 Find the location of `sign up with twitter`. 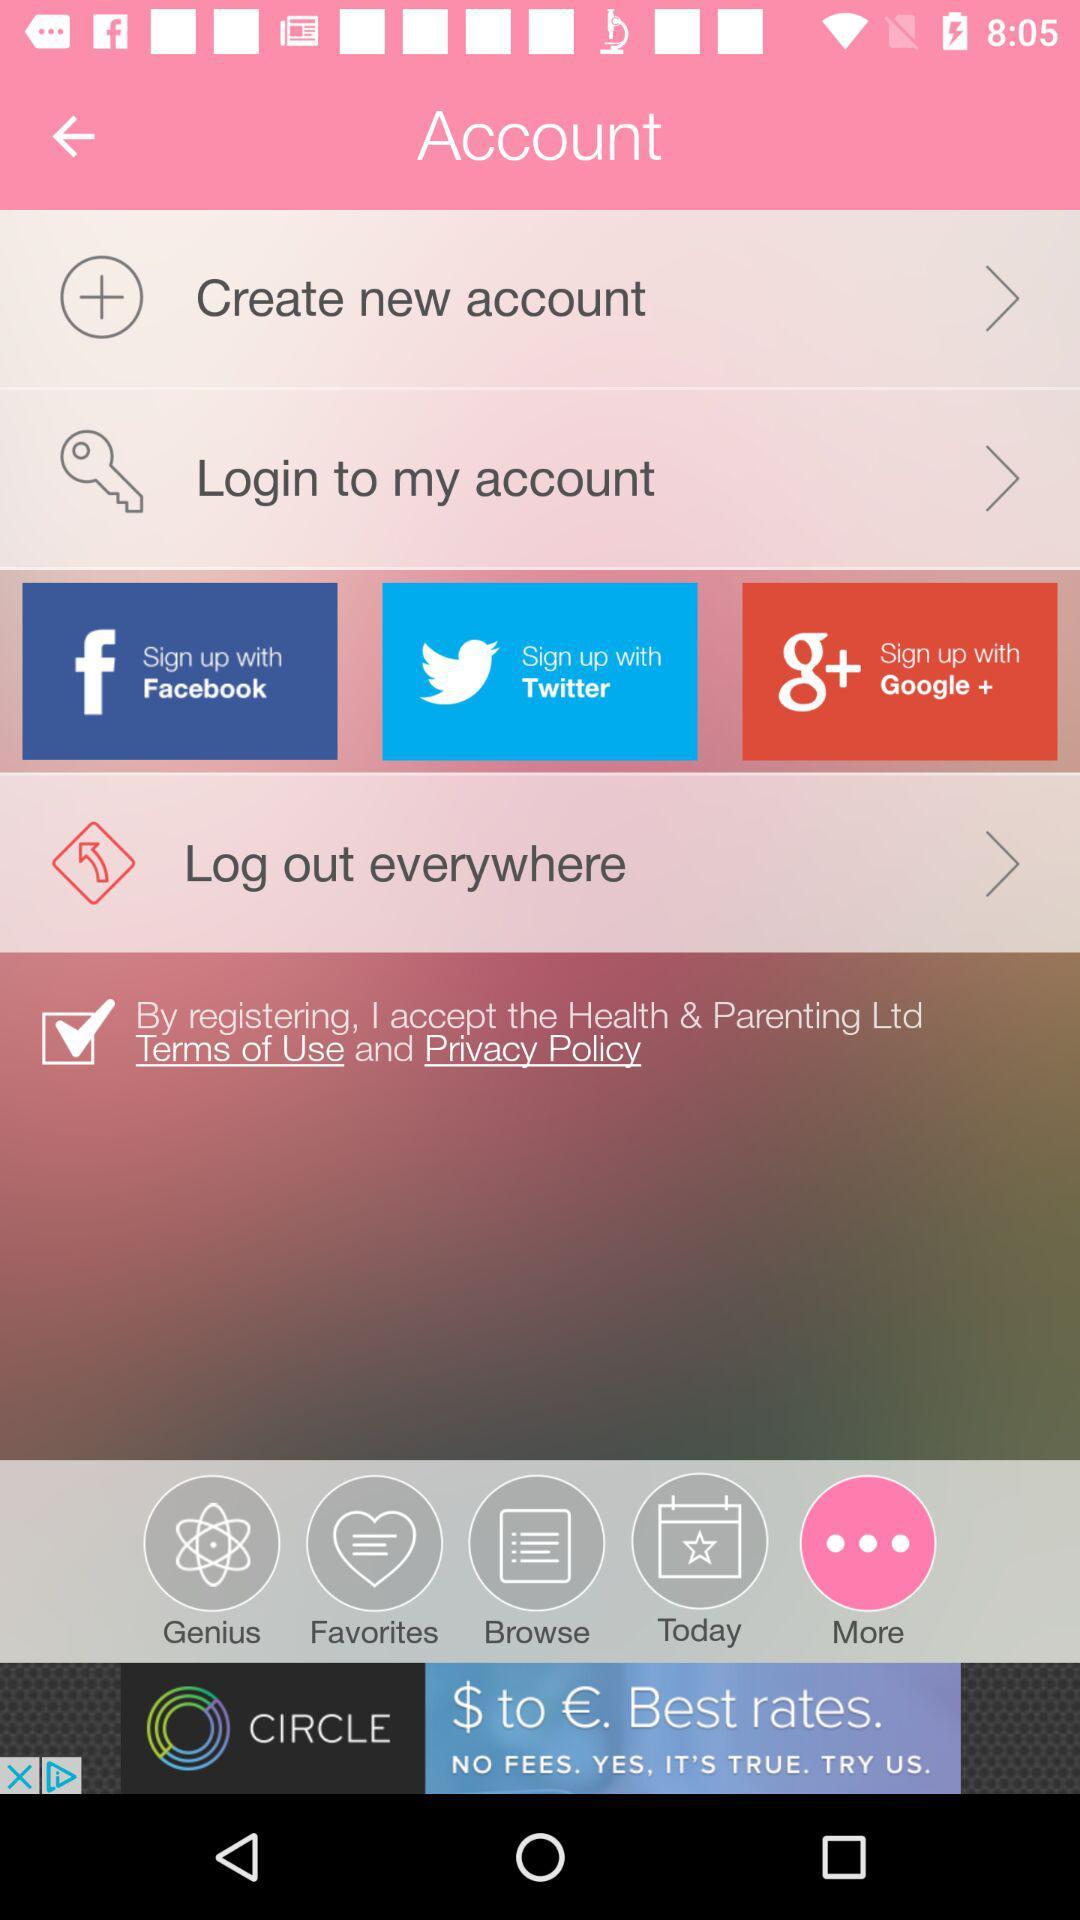

sign up with twitter is located at coordinates (540, 671).